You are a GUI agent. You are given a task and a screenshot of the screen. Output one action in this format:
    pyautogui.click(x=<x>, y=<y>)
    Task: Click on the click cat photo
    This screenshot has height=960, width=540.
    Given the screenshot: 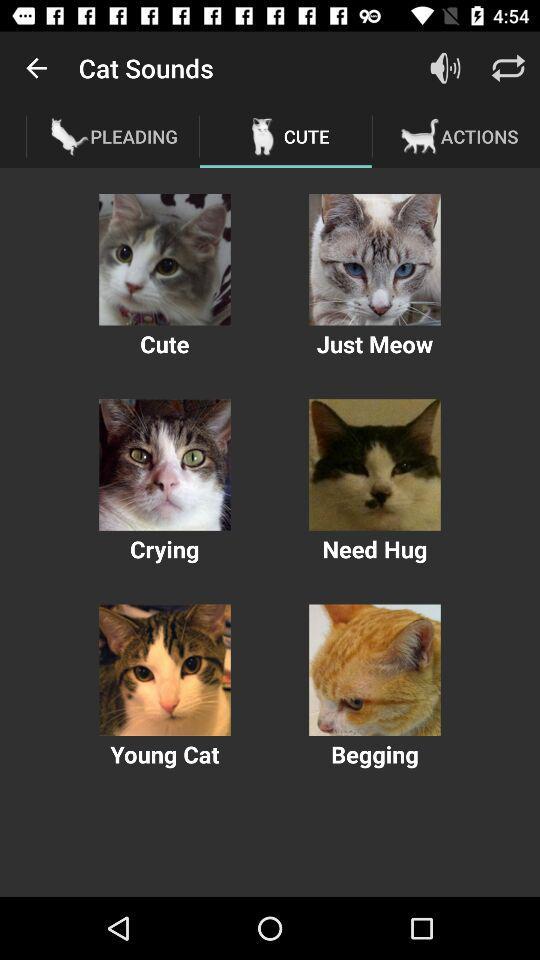 What is the action you would take?
    pyautogui.click(x=164, y=258)
    